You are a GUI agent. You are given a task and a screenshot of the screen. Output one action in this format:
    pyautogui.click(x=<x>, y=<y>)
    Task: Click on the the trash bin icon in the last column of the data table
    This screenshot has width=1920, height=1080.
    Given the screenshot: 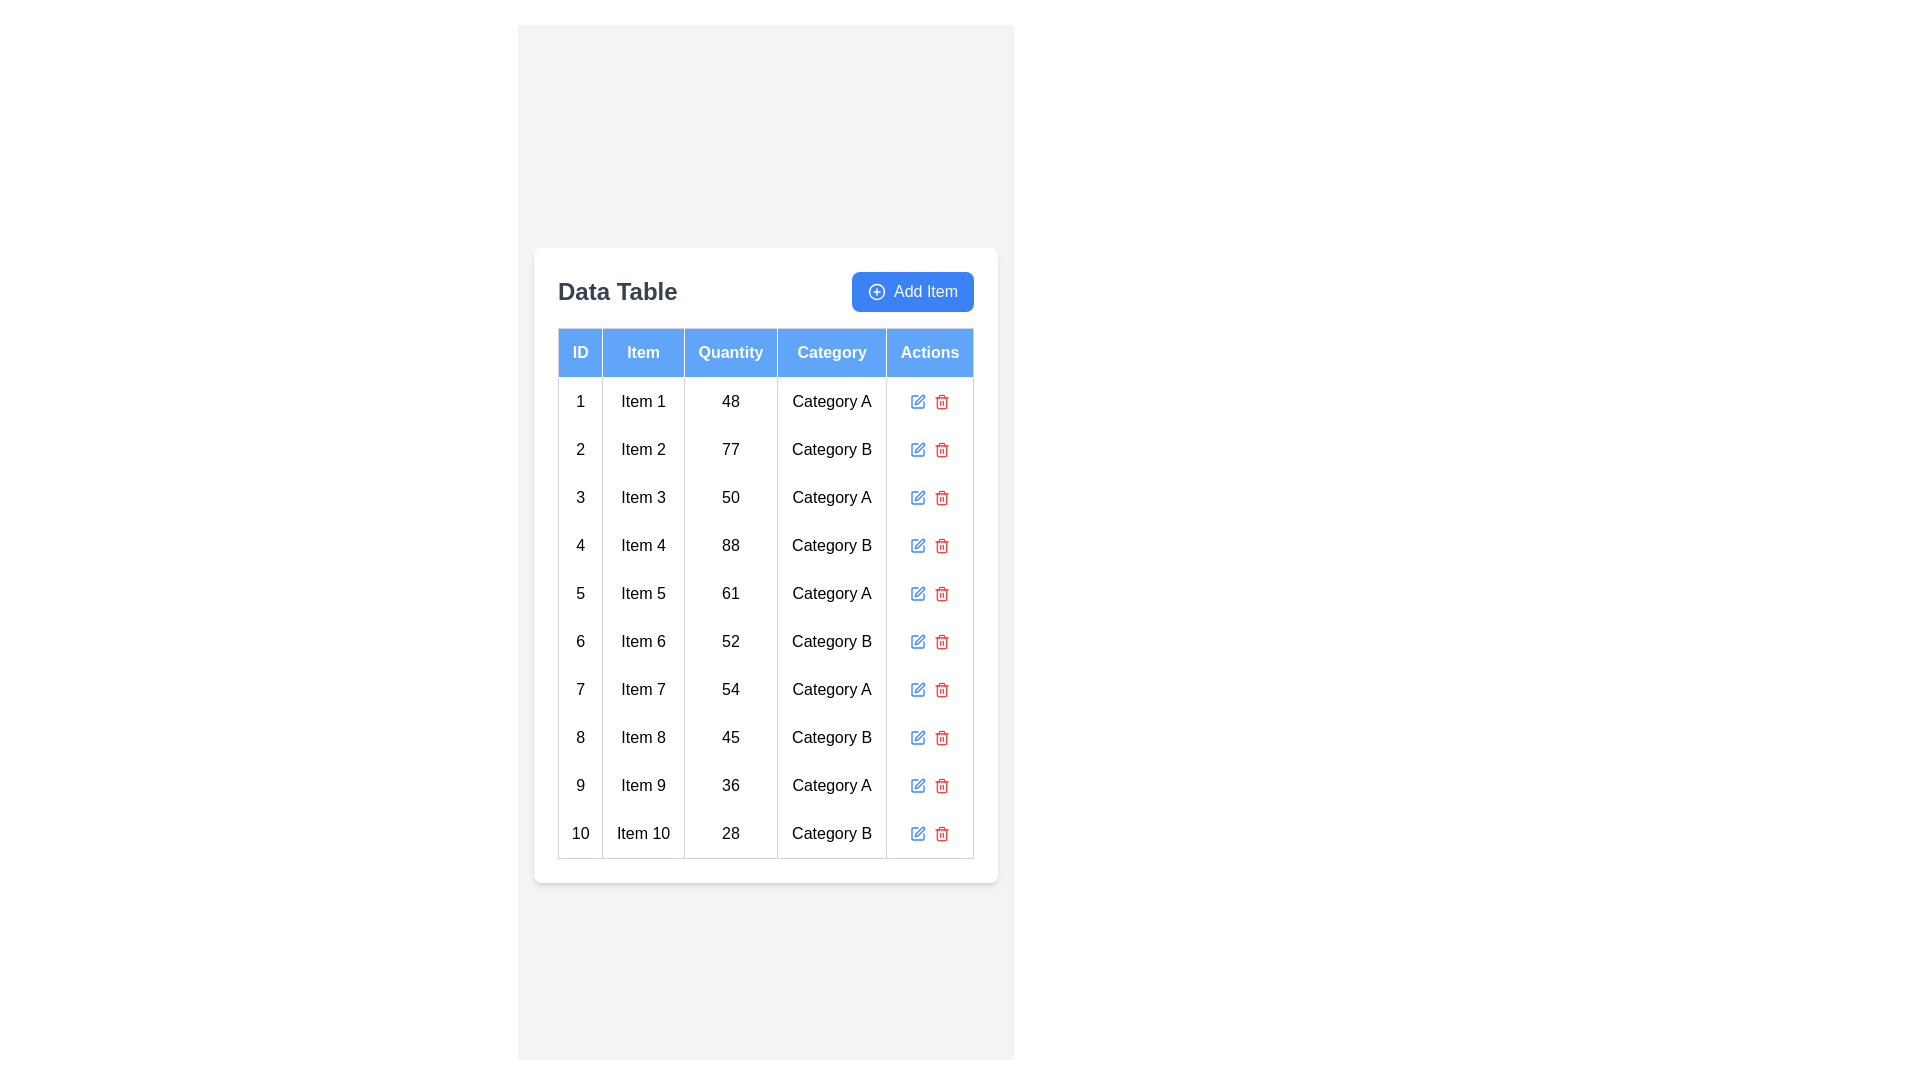 What is the action you would take?
    pyautogui.click(x=941, y=401)
    